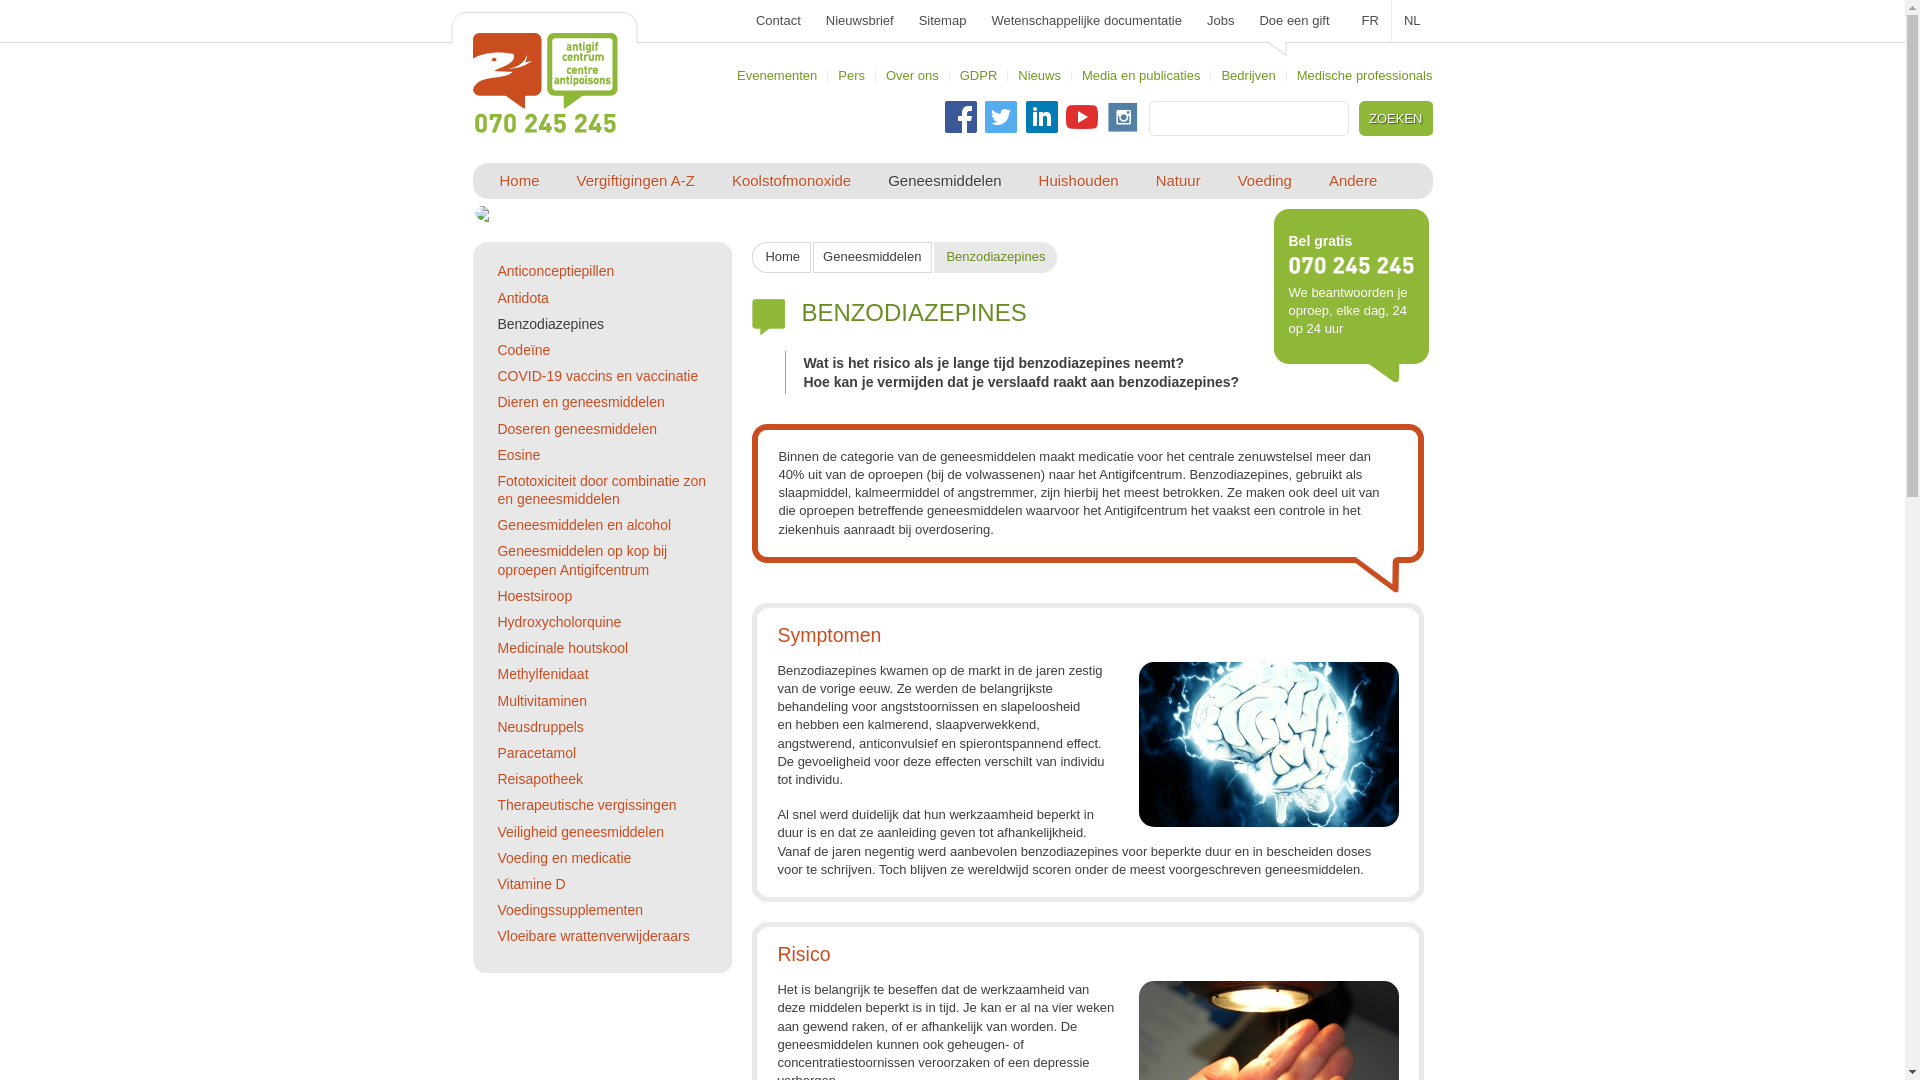 This screenshot has height=1080, width=1920. I want to click on 'GDPR', so click(979, 74).